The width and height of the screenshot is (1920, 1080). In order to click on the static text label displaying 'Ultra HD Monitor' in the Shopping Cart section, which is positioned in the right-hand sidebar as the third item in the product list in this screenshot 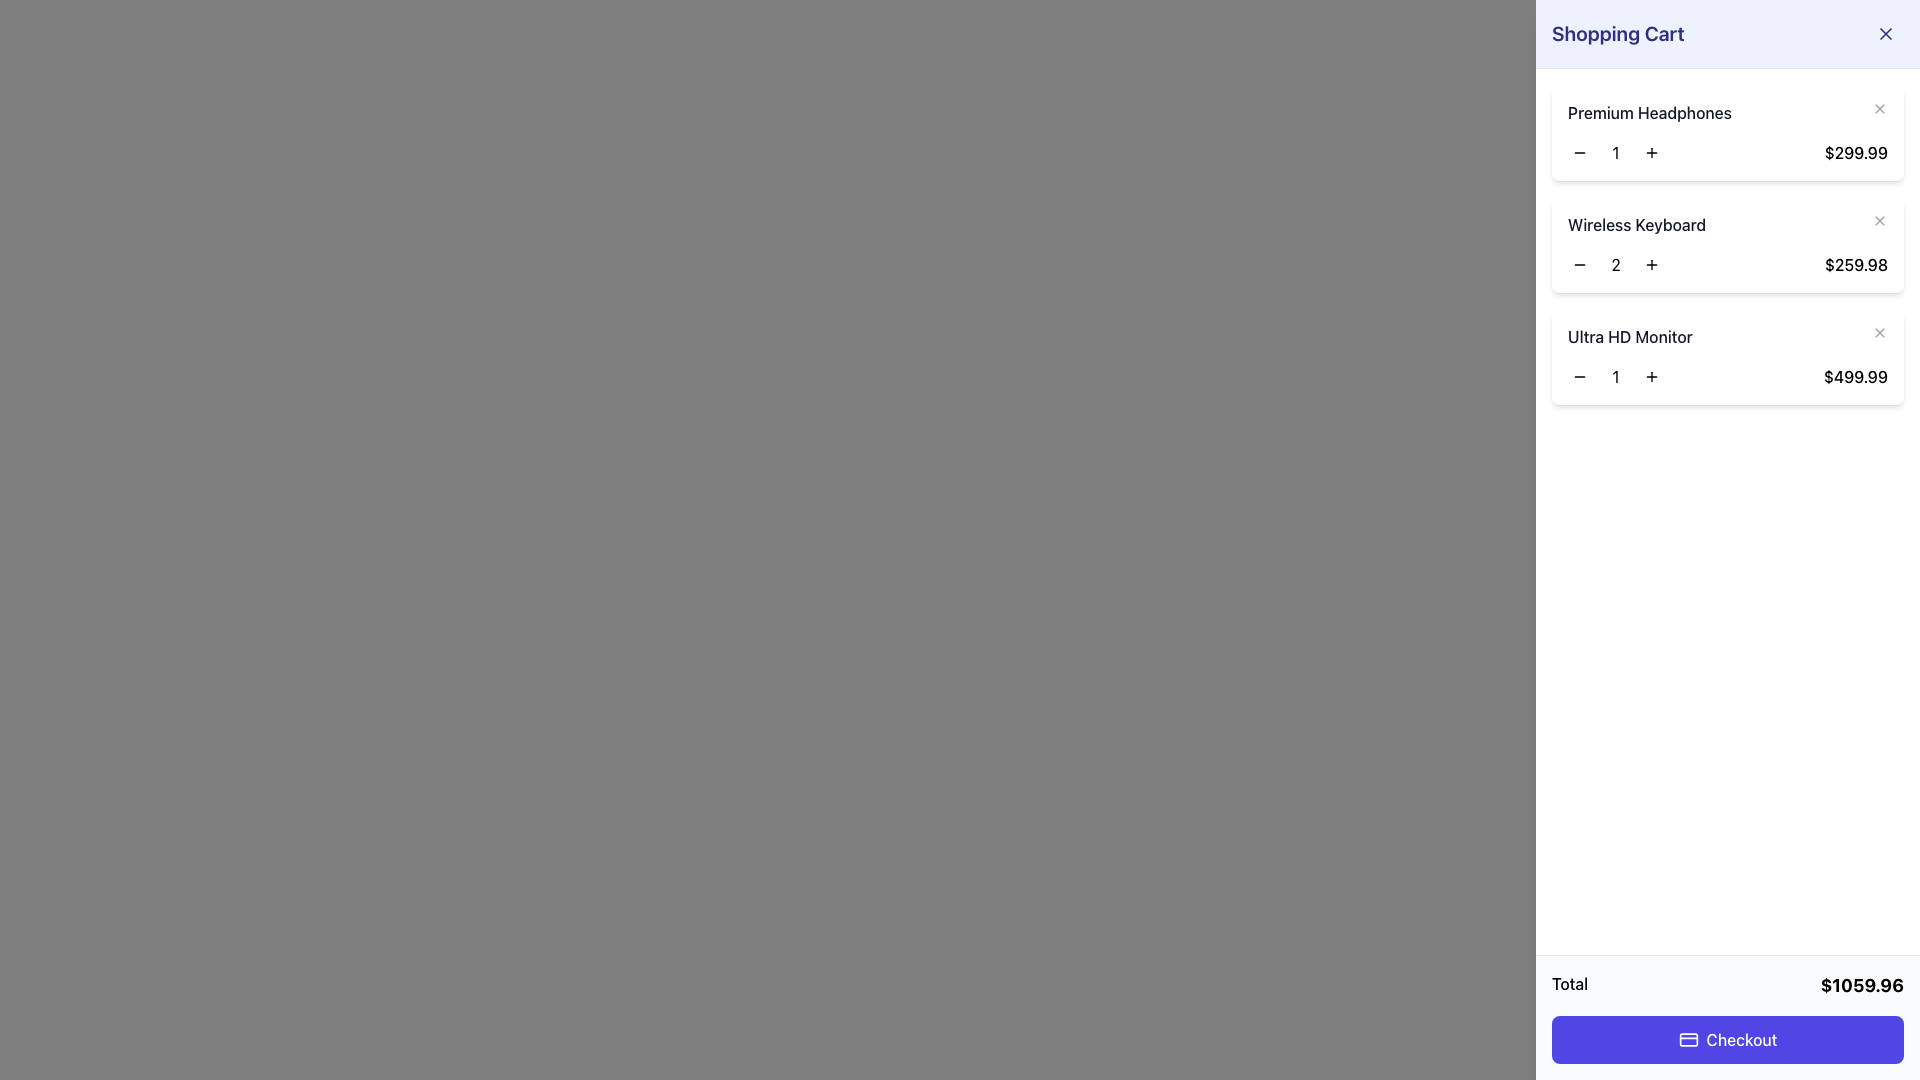, I will do `click(1630, 335)`.